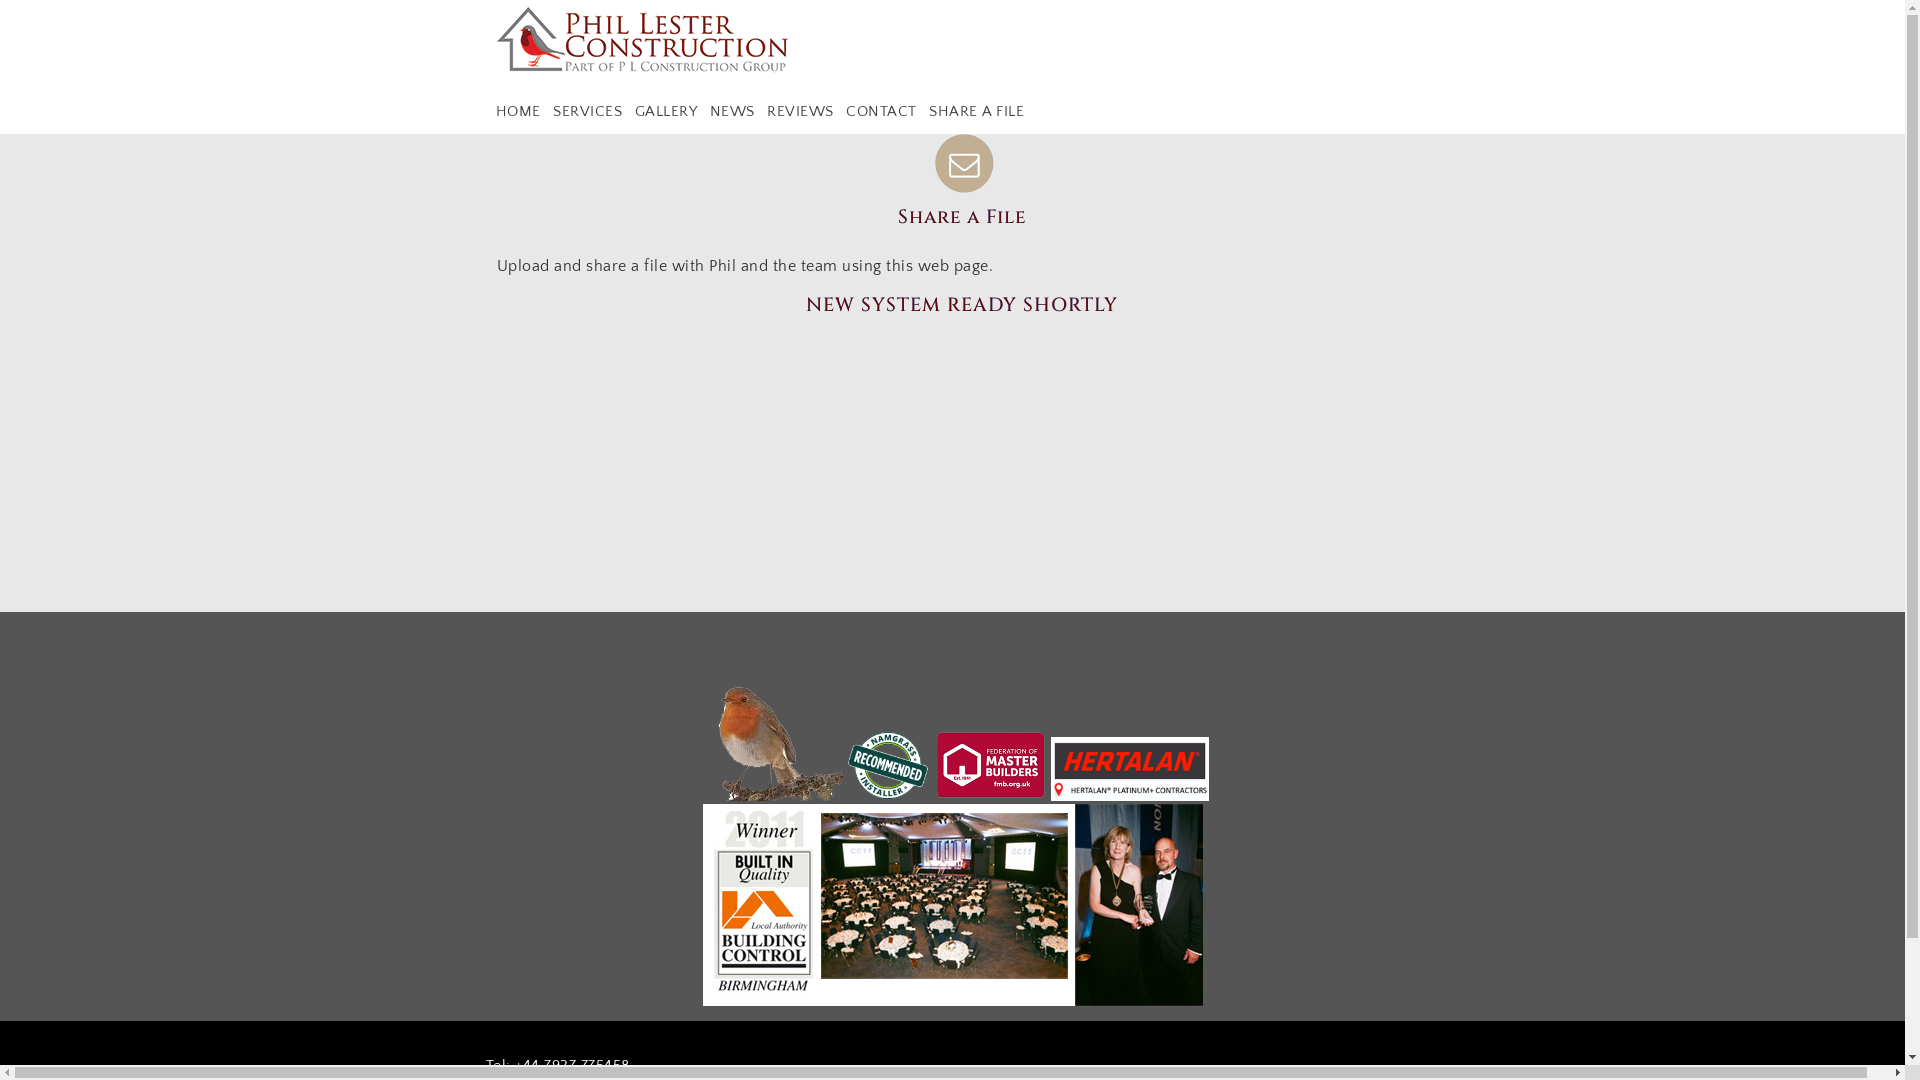 Image resolution: width=1920 pixels, height=1080 pixels. I want to click on 'GALLERY', so click(665, 111).